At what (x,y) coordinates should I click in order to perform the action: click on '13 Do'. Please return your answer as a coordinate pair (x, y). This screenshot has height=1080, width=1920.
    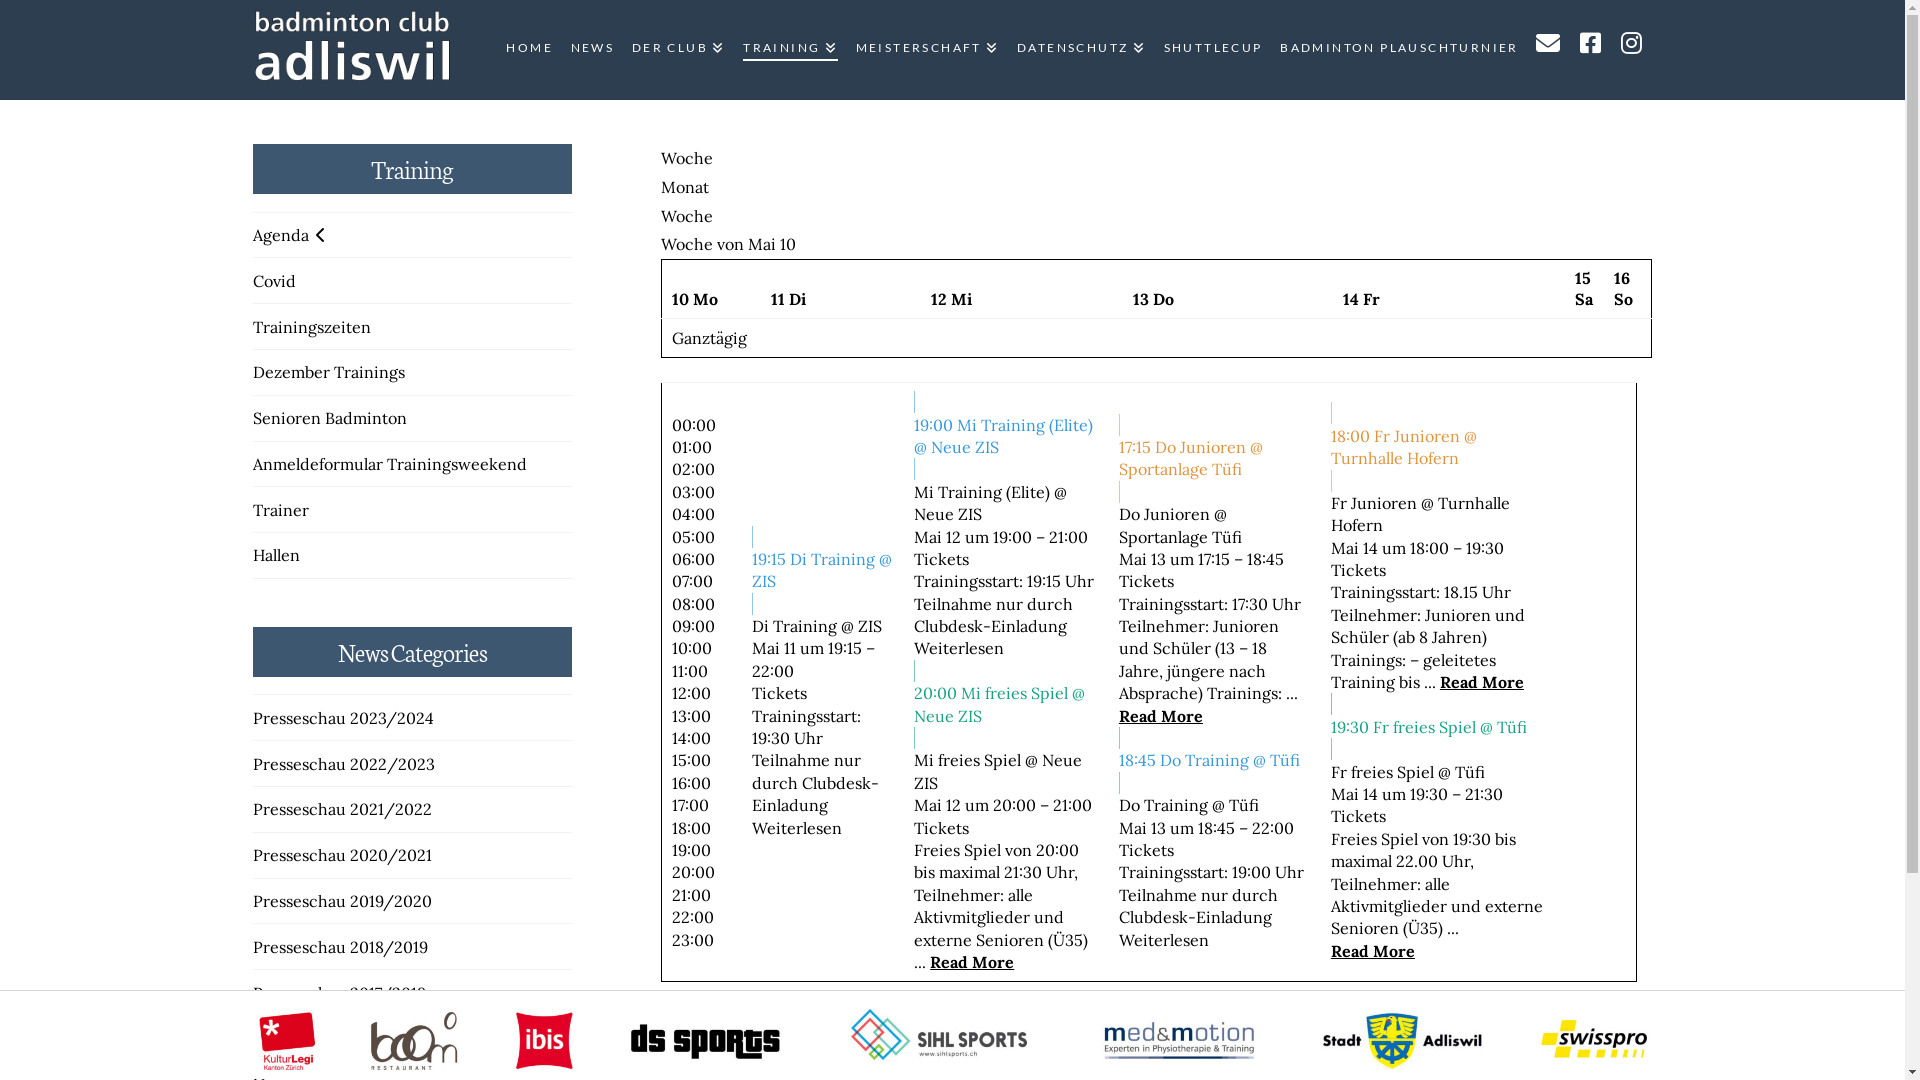
    Looking at the image, I should click on (1153, 299).